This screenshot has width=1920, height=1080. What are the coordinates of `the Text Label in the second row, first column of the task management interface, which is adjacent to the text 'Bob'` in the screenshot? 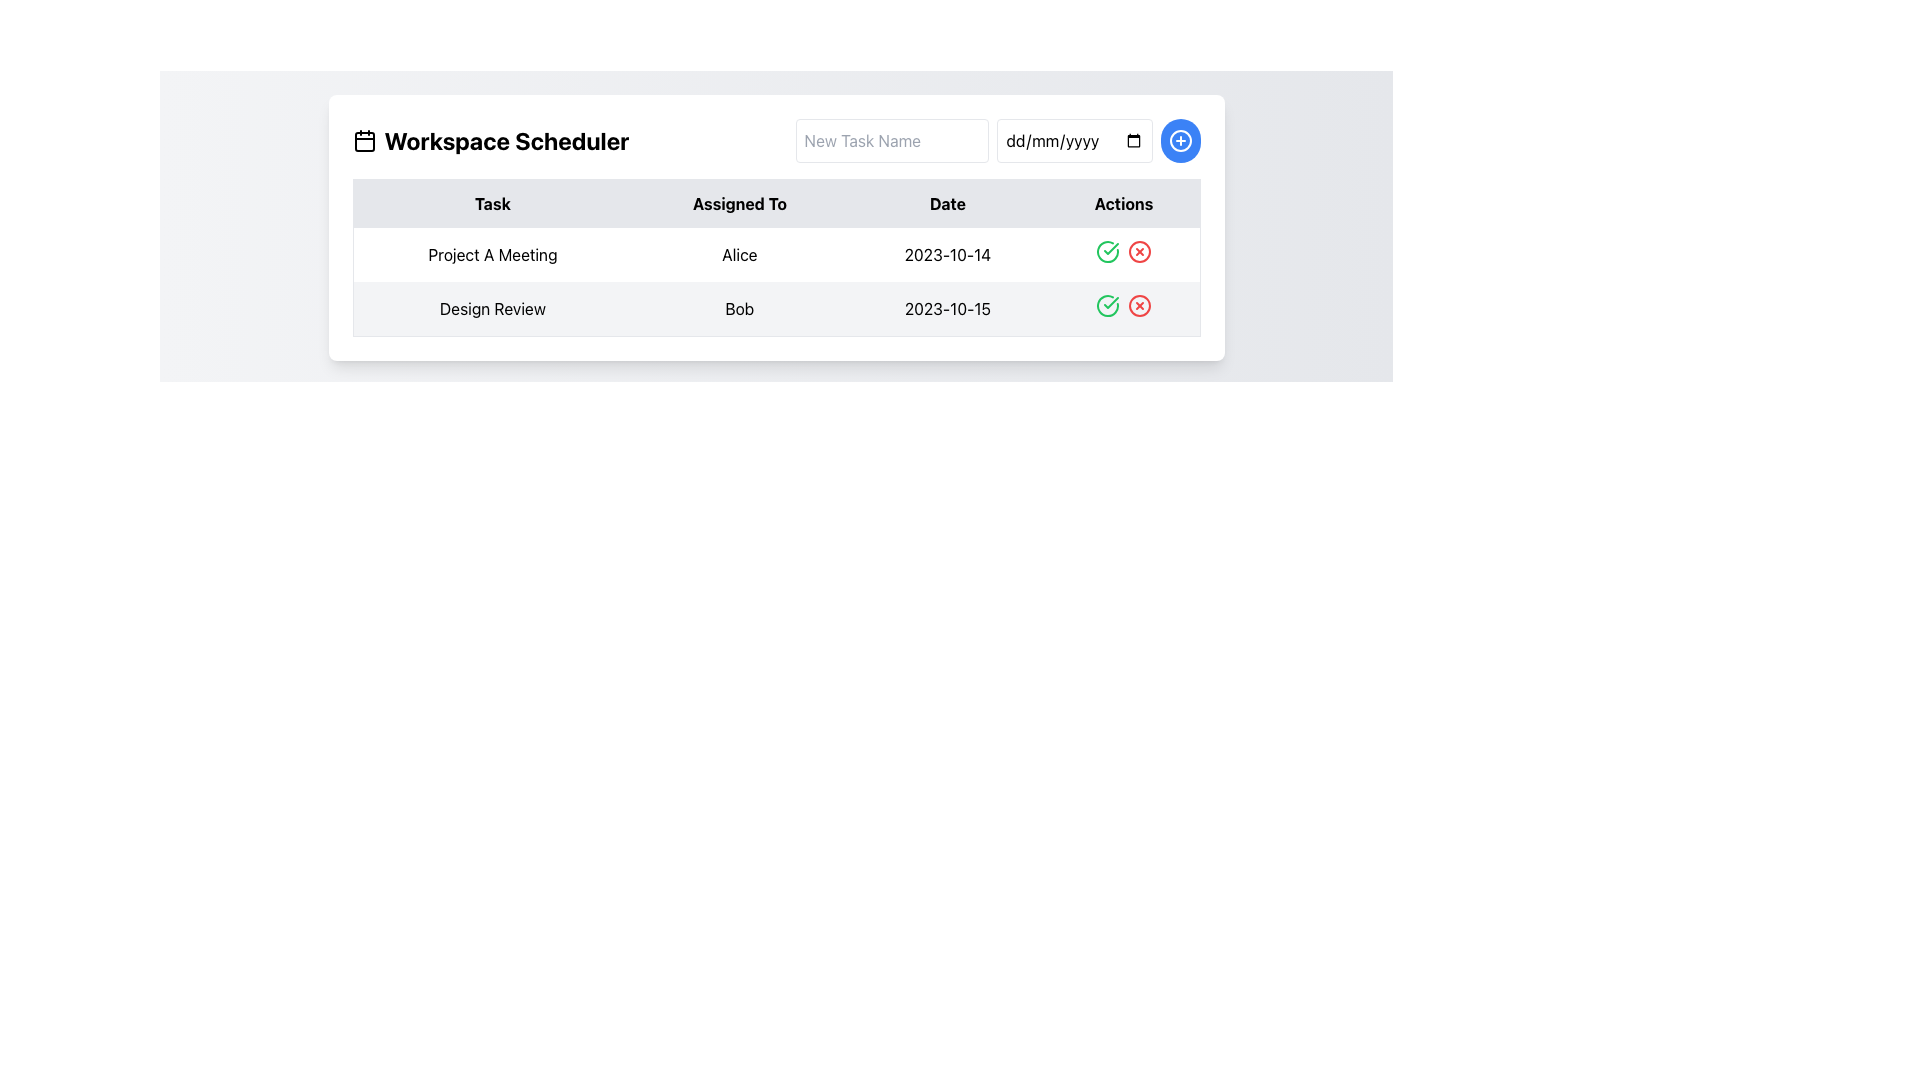 It's located at (492, 309).